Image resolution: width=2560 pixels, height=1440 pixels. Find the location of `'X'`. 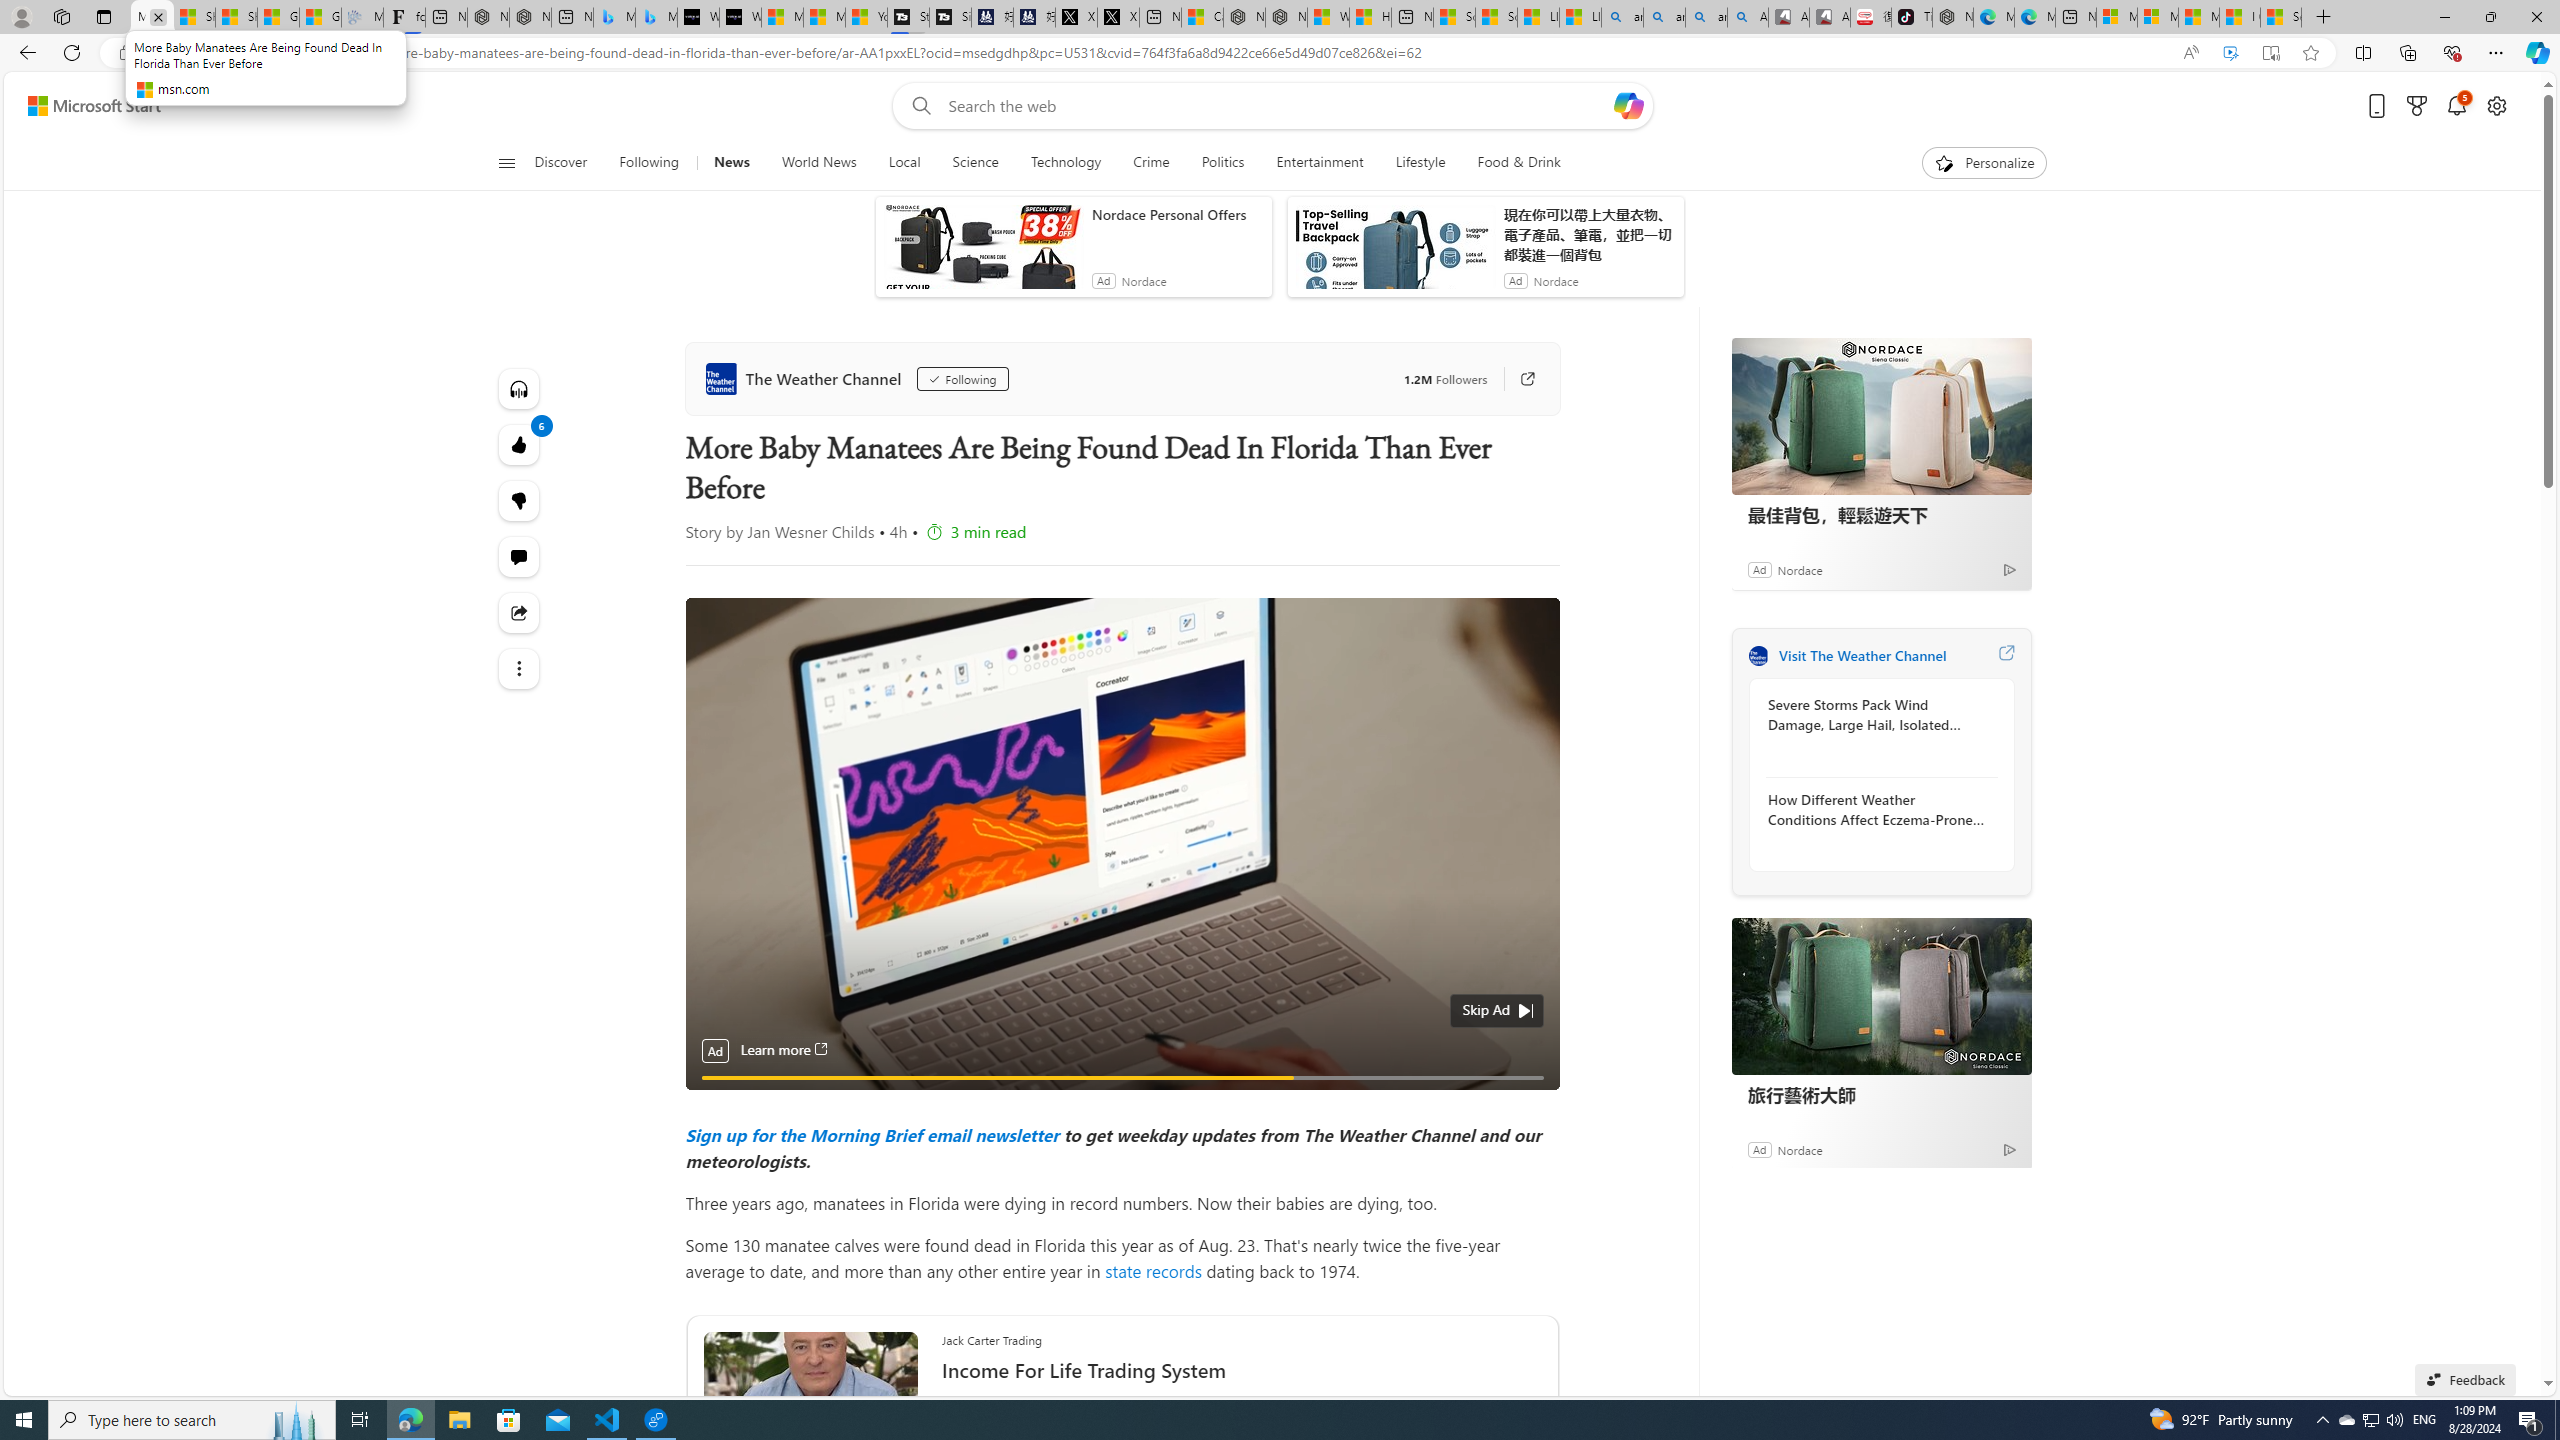

'X' is located at coordinates (1116, 16).